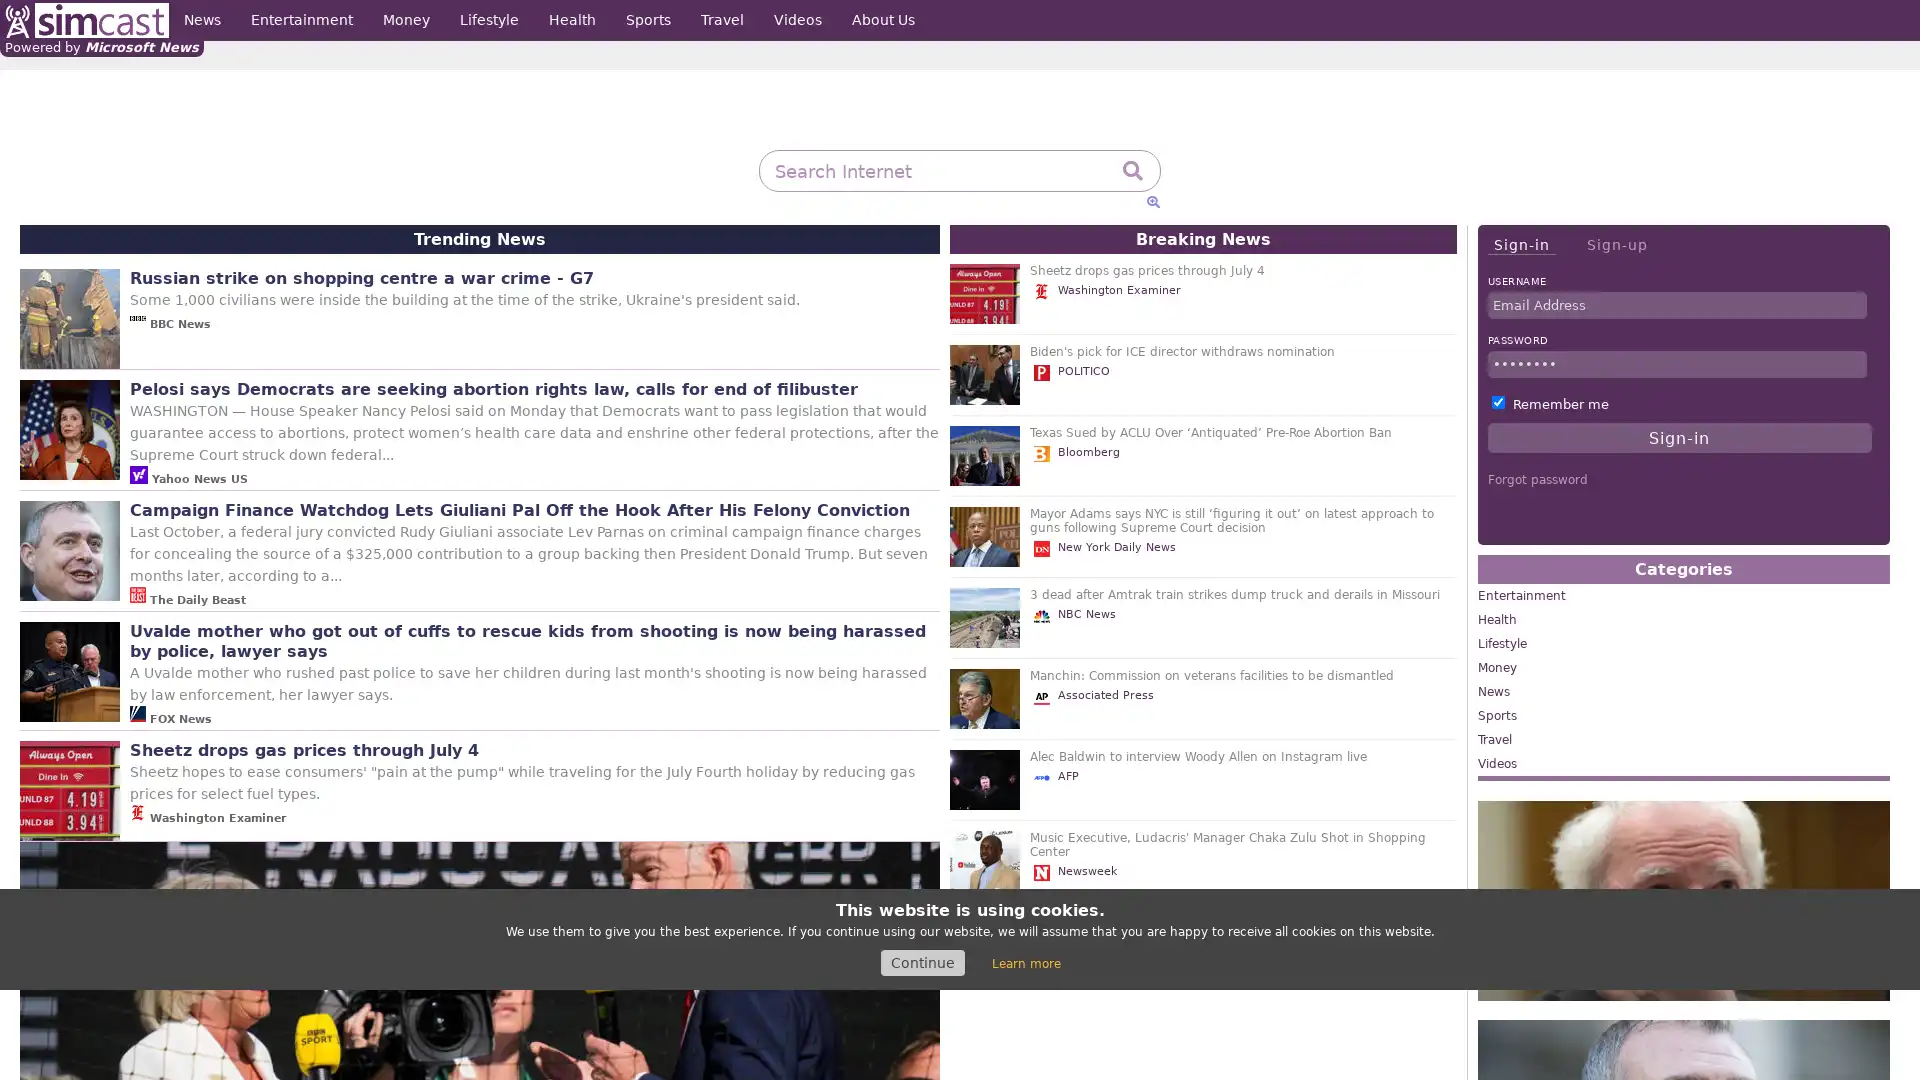  What do you see at coordinates (921, 962) in the screenshot?
I see `Continue` at bounding box center [921, 962].